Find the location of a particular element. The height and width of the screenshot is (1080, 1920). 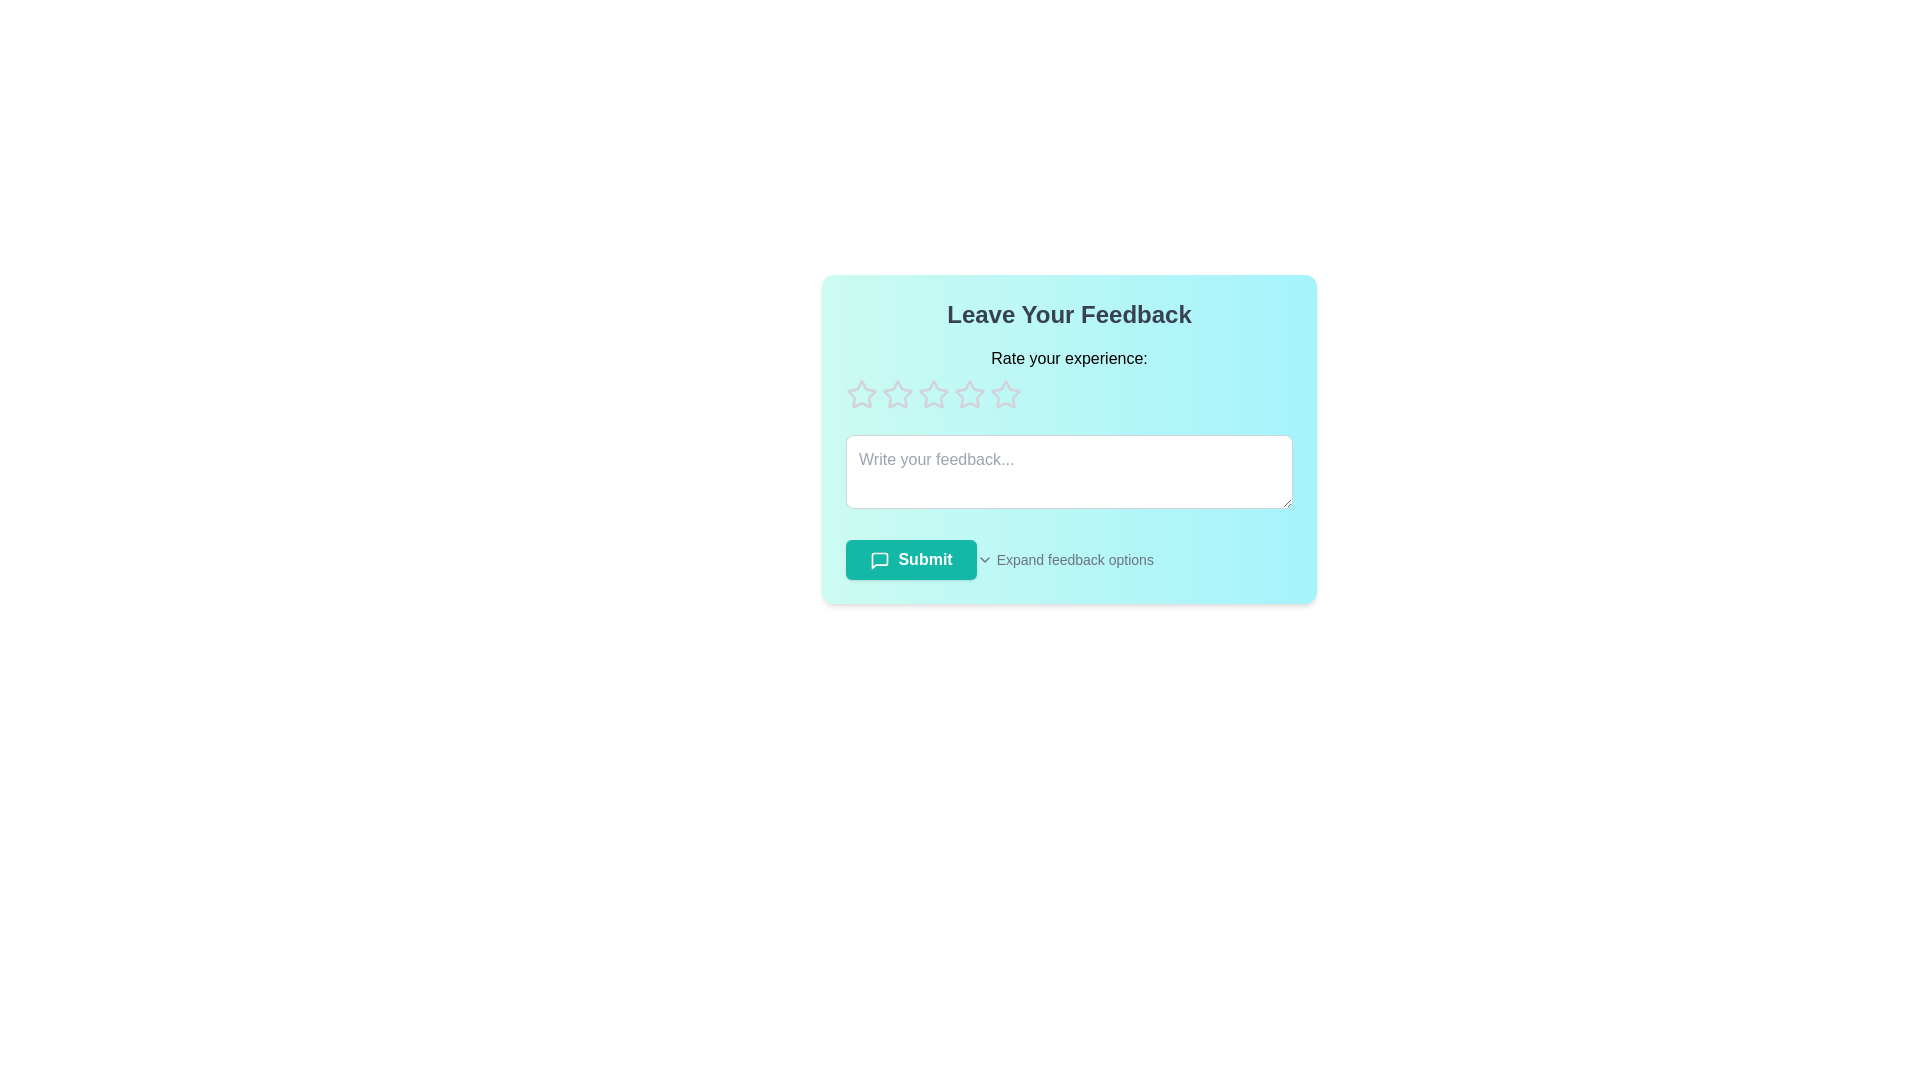

the labeled expandable menu trigger element displaying 'Expand feedback options' is located at coordinates (1134, 559).